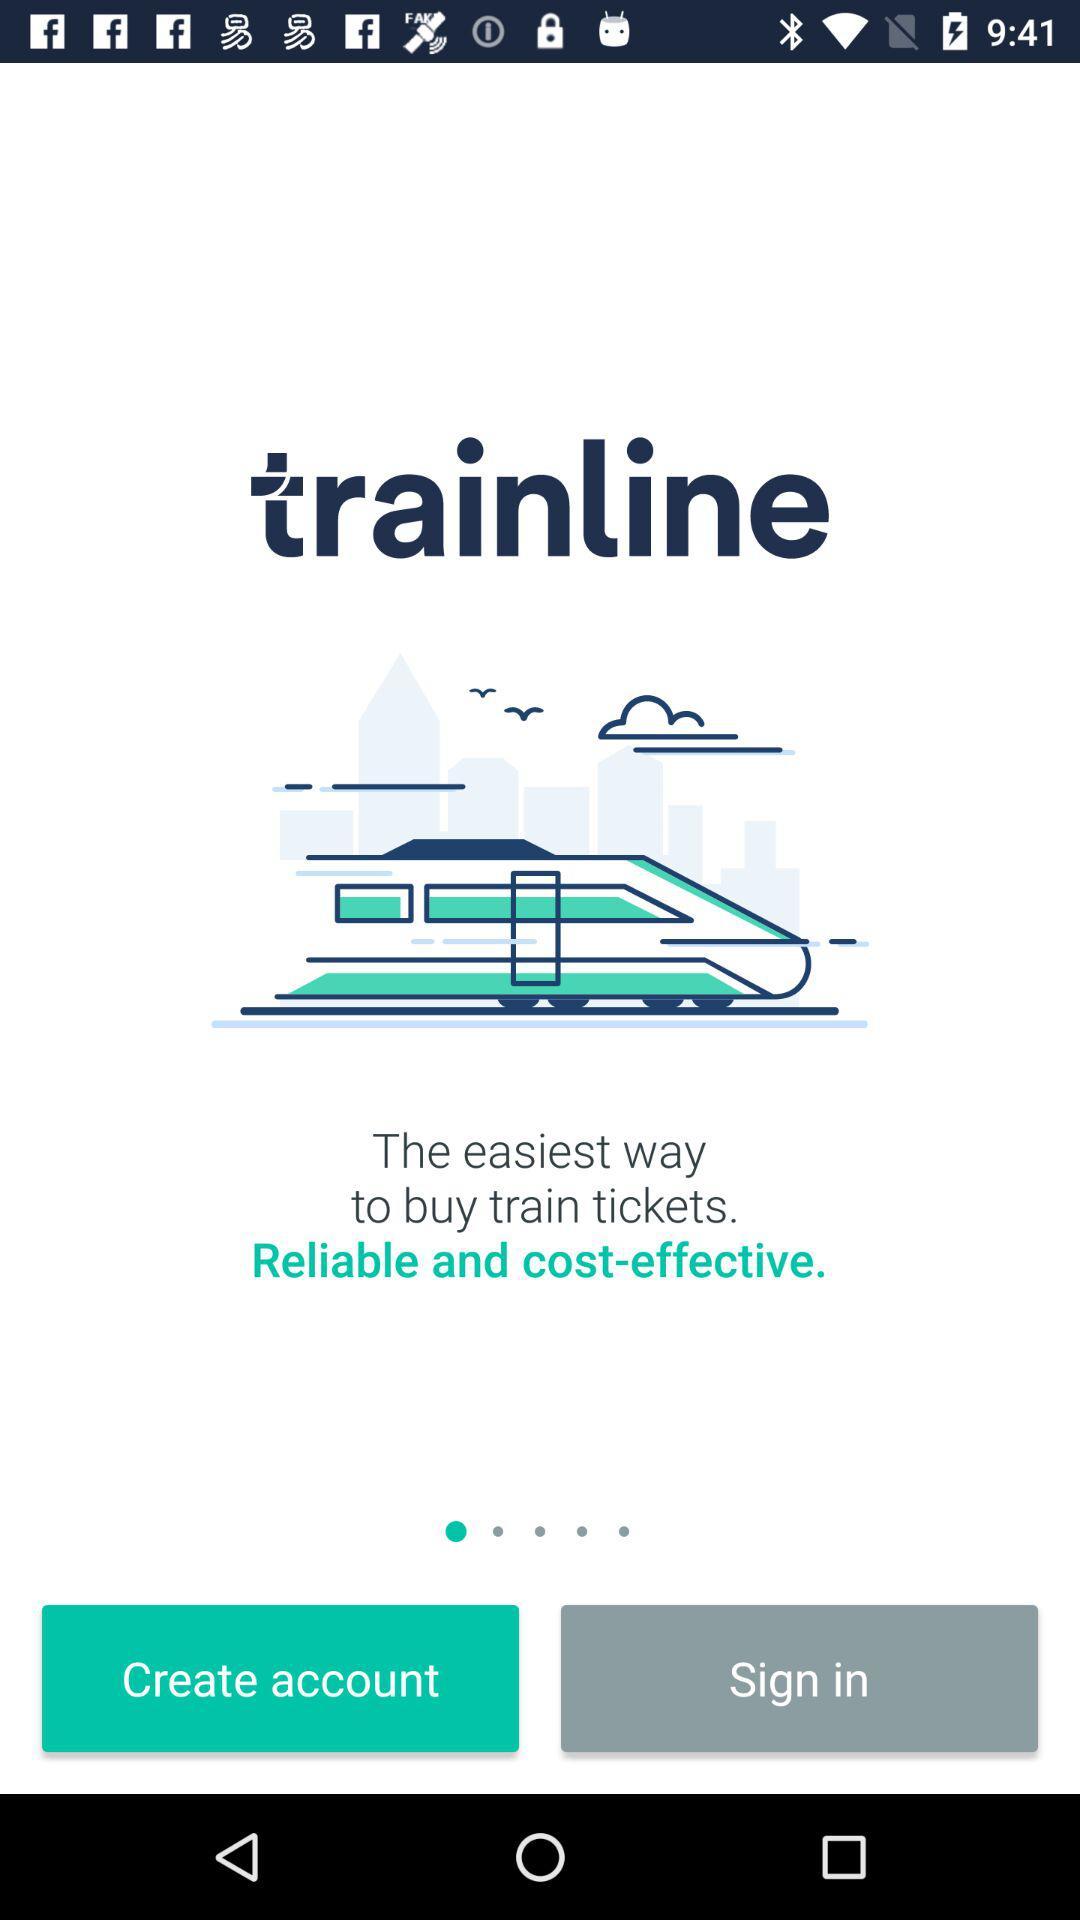 The height and width of the screenshot is (1920, 1080). What do you see at coordinates (798, 1678) in the screenshot?
I see `the item next to create account` at bounding box center [798, 1678].